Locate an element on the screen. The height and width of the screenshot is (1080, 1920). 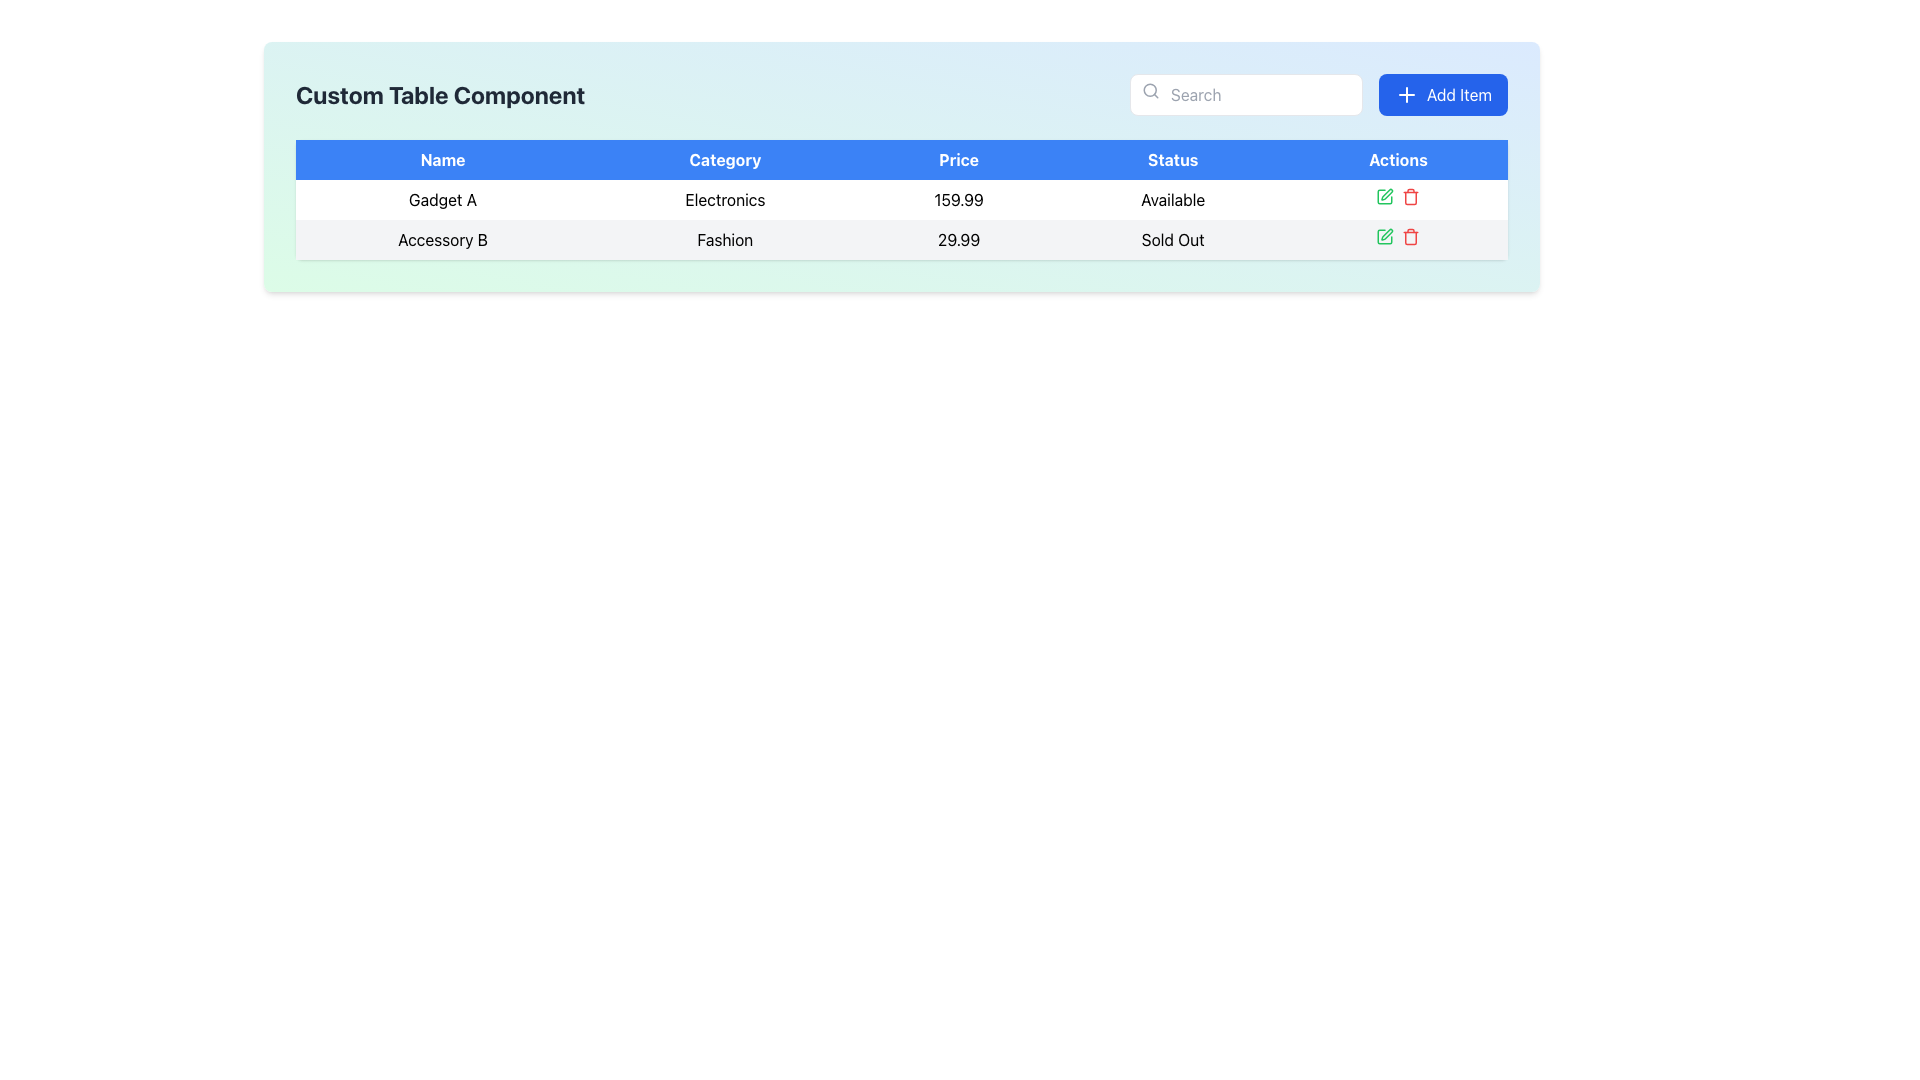
the small circular graphic that forms the lens of the magnifying glass in the search bar located at the top-right portion of the interface is located at coordinates (1150, 90).